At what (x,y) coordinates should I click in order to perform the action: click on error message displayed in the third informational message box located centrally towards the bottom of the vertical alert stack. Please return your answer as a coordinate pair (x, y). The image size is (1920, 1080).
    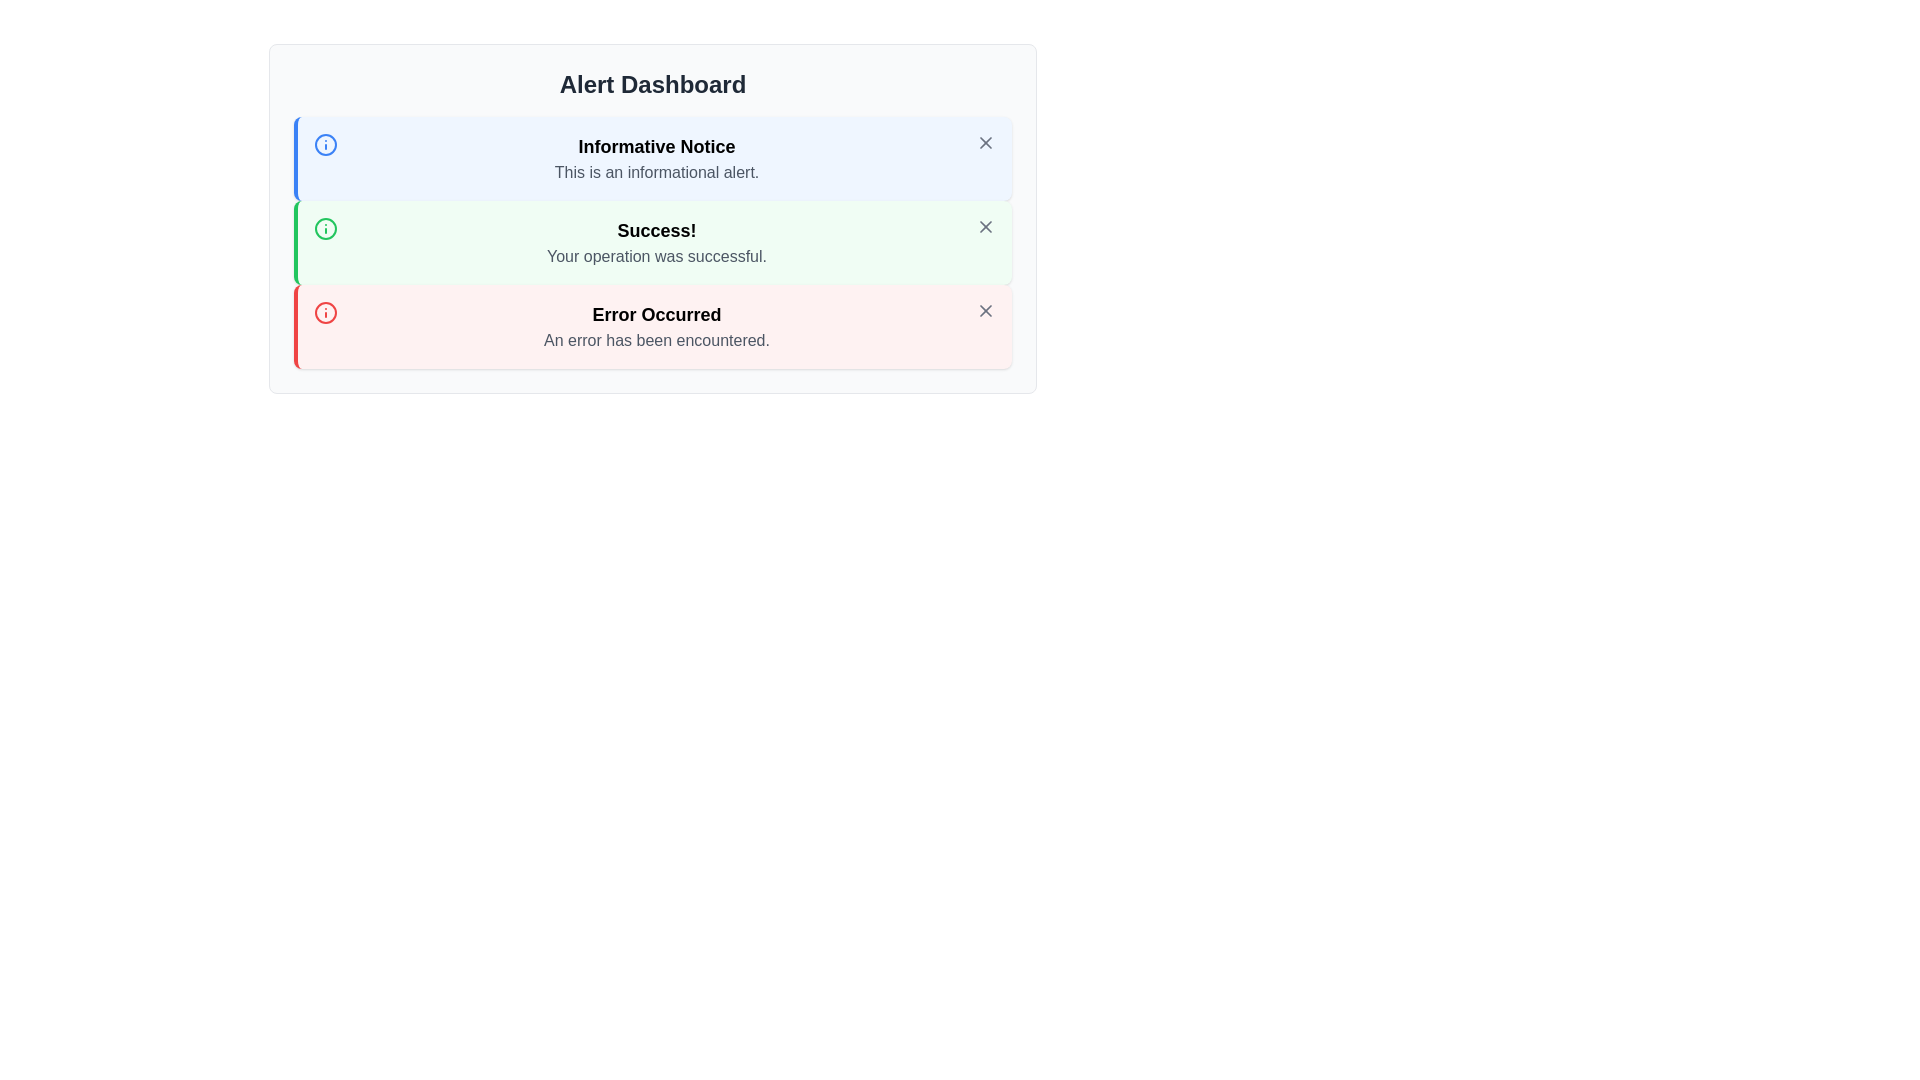
    Looking at the image, I should click on (657, 326).